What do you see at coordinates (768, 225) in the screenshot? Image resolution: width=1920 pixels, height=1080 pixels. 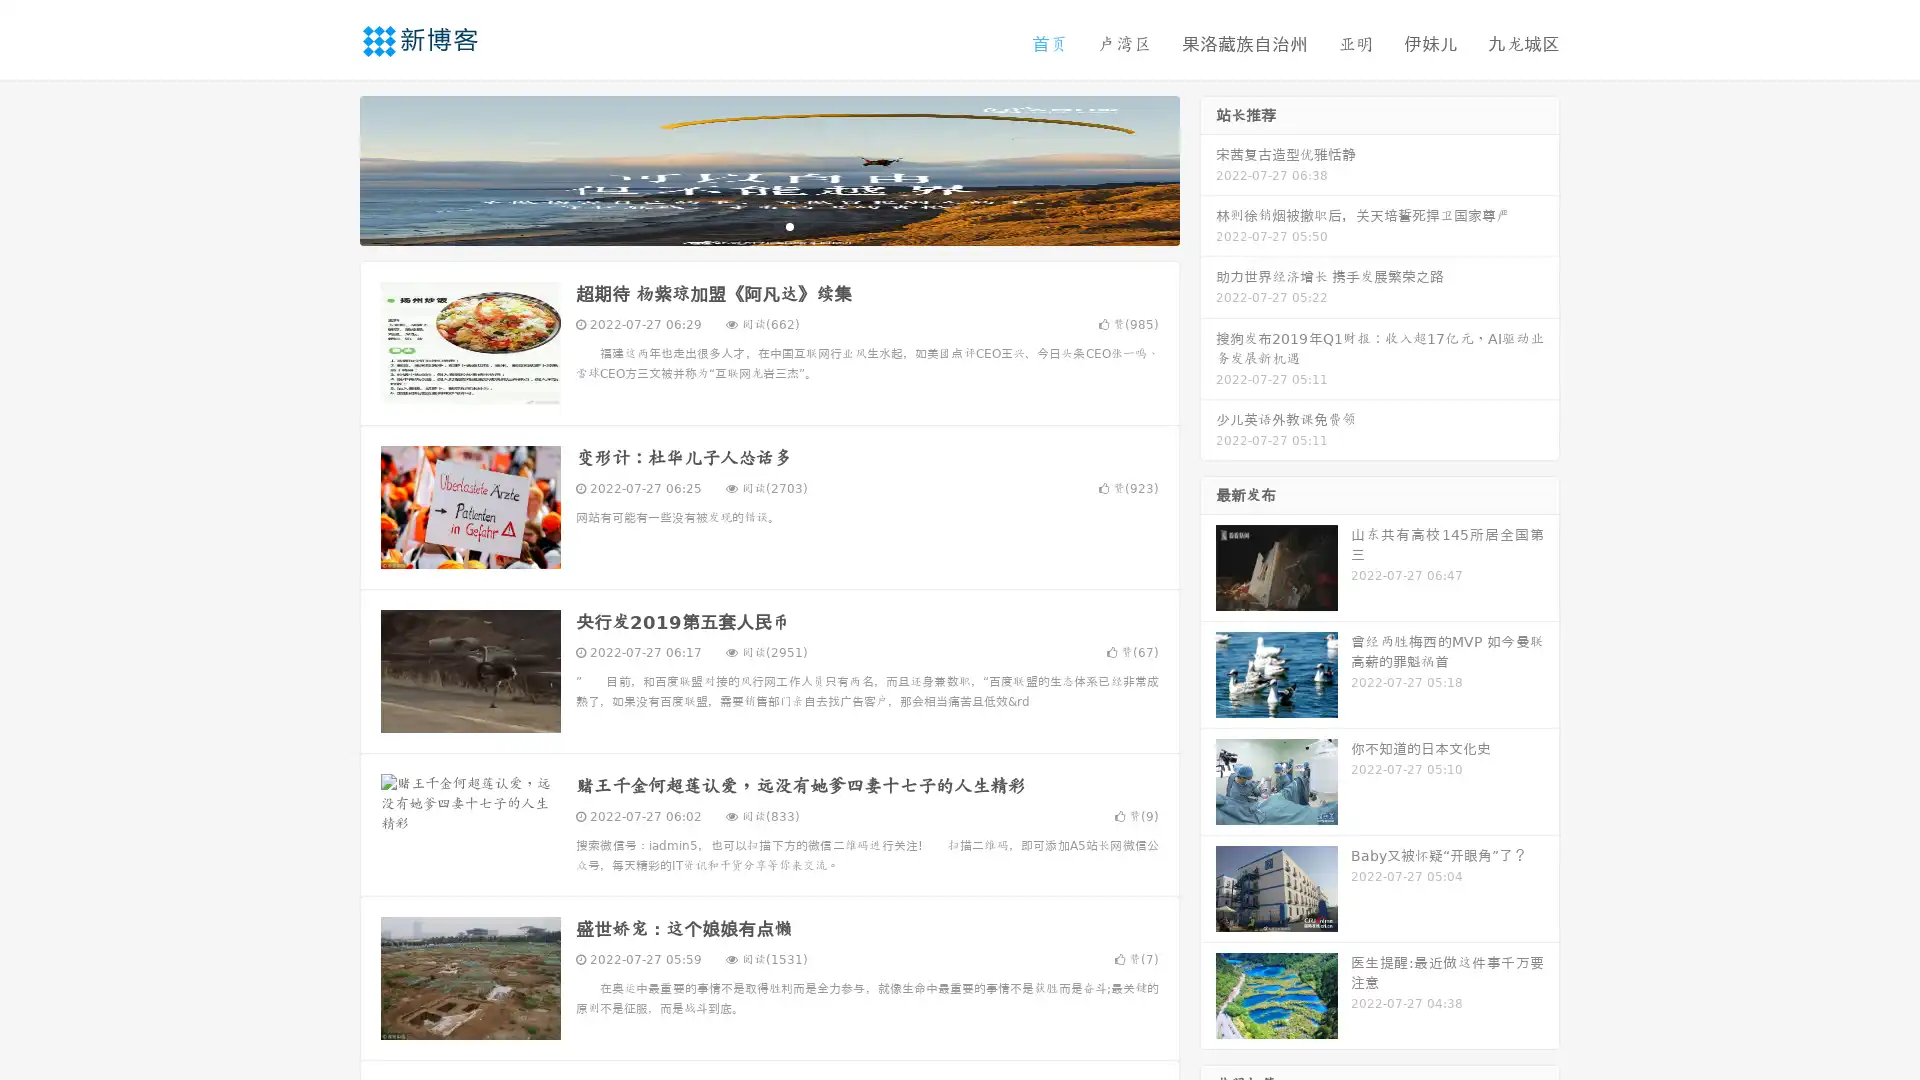 I see `Go to slide 2` at bounding box center [768, 225].